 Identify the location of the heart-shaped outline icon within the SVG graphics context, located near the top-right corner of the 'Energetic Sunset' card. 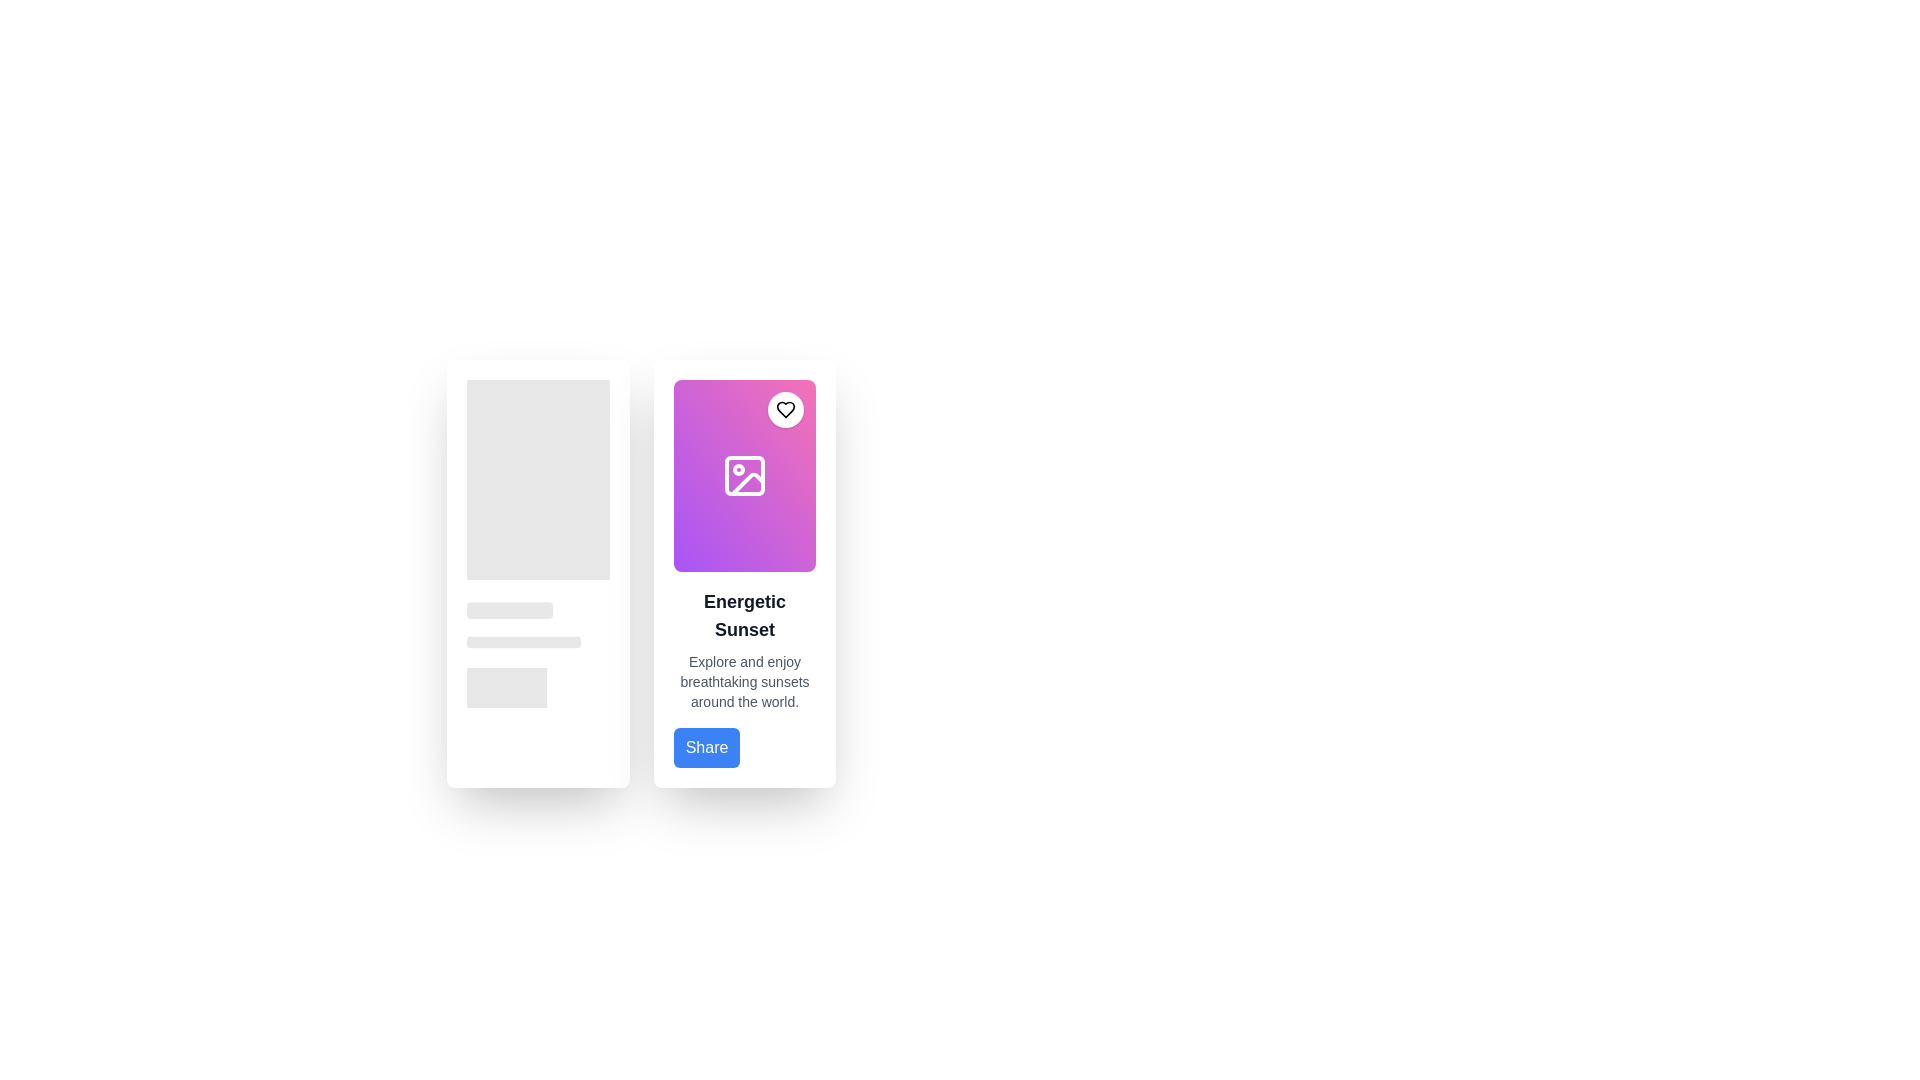
(785, 408).